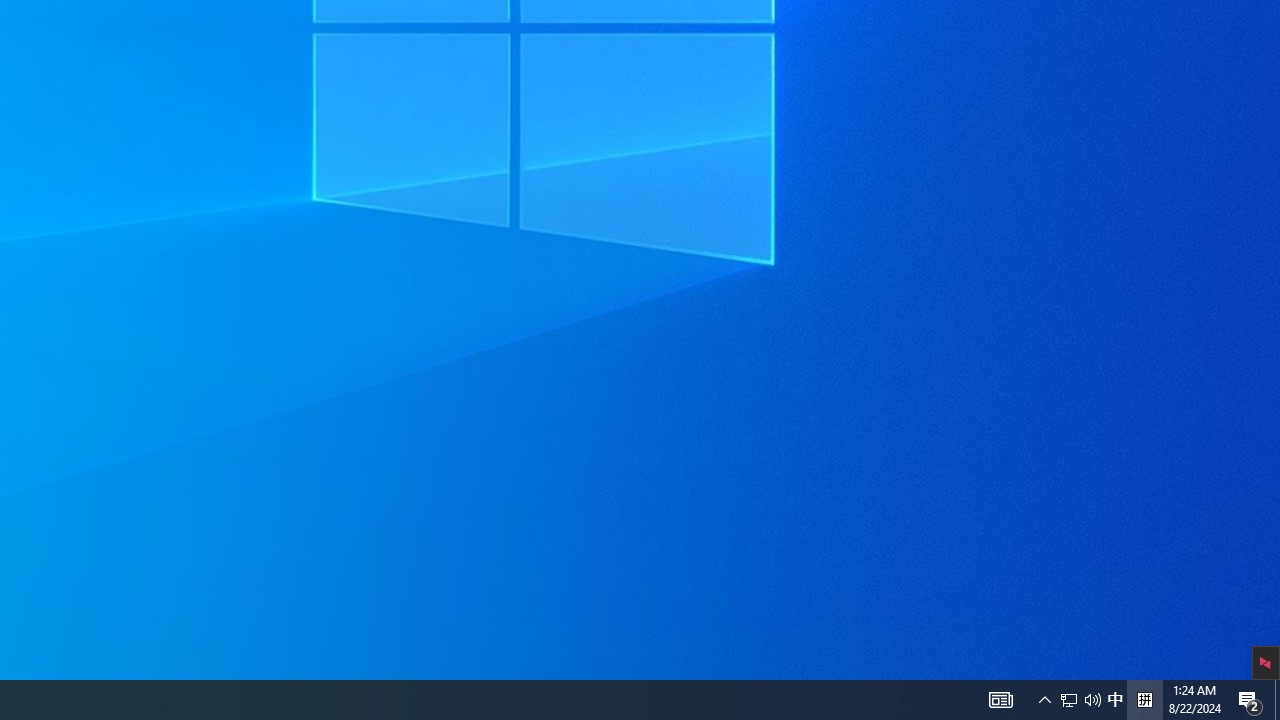  Describe the element at coordinates (1092, 698) in the screenshot. I see `'Notification Chevron'` at that location.